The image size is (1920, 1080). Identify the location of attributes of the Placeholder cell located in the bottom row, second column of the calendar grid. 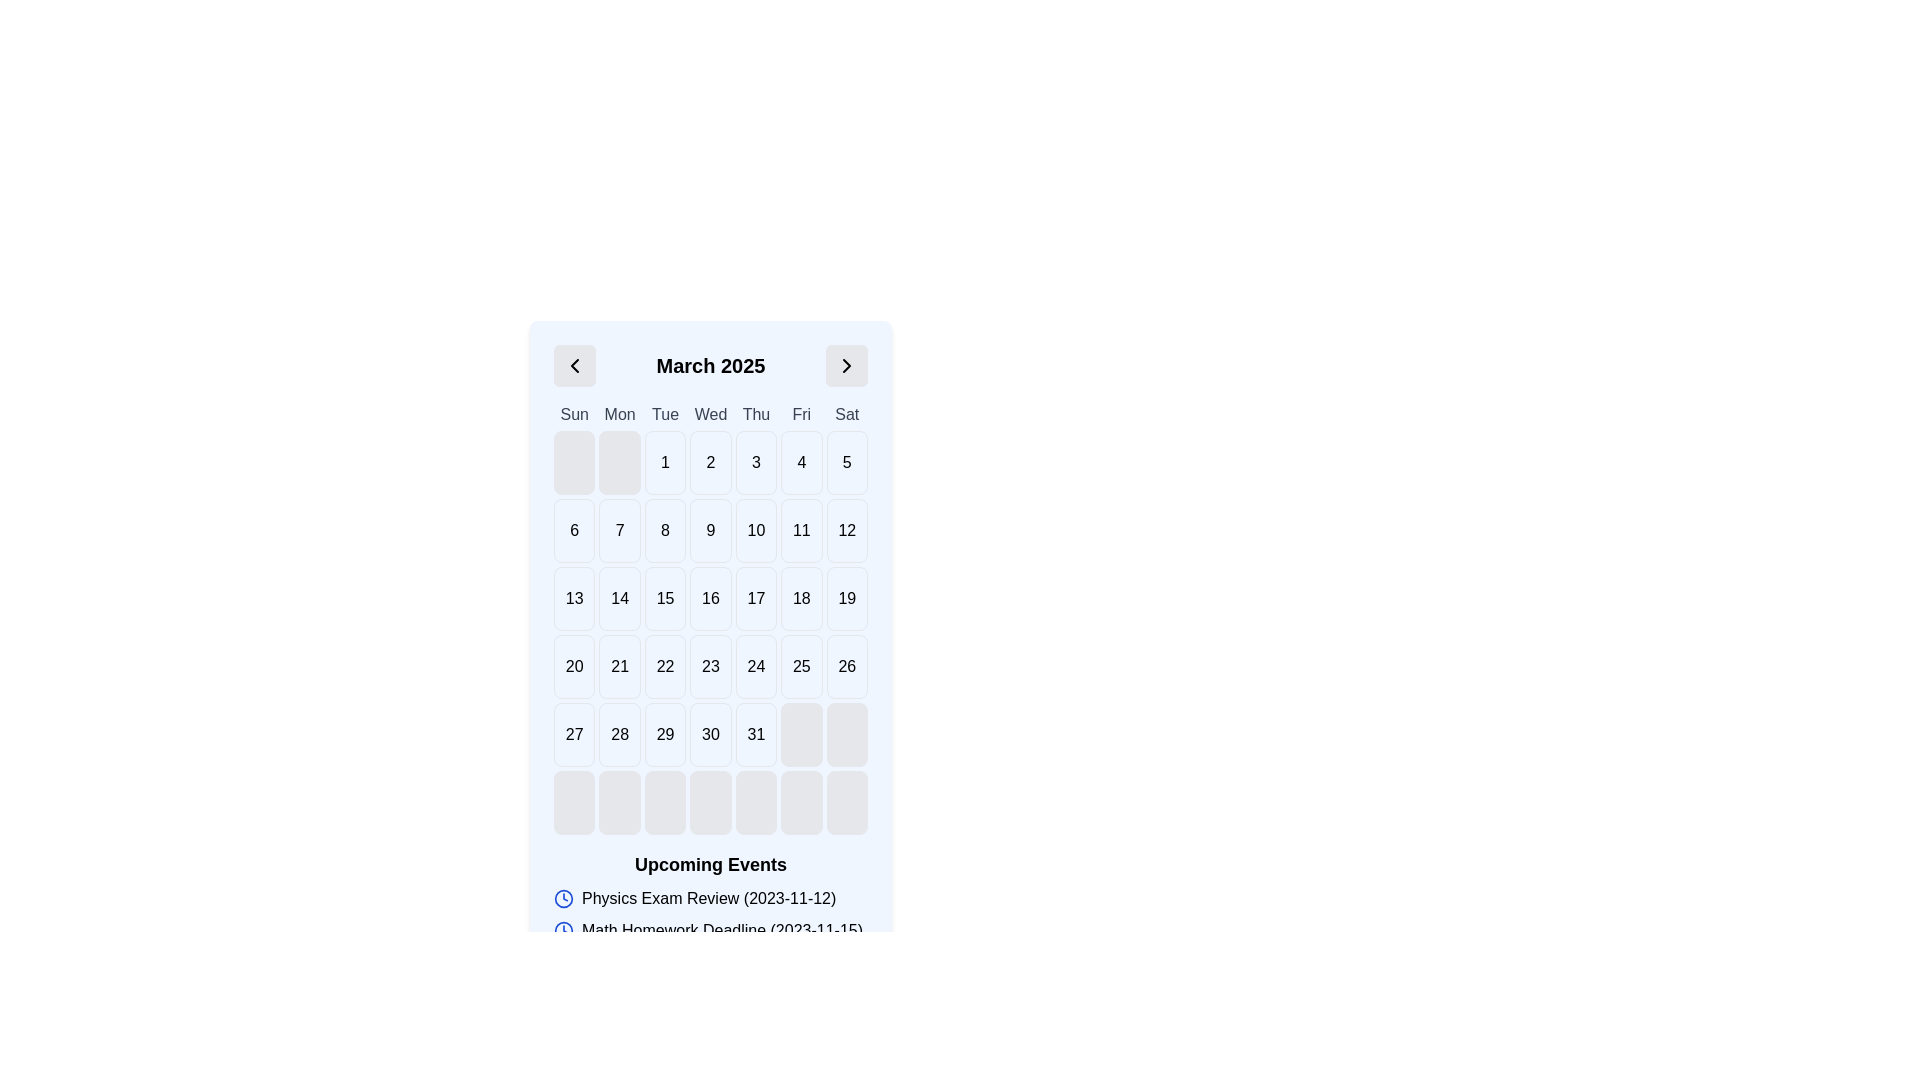
(619, 801).